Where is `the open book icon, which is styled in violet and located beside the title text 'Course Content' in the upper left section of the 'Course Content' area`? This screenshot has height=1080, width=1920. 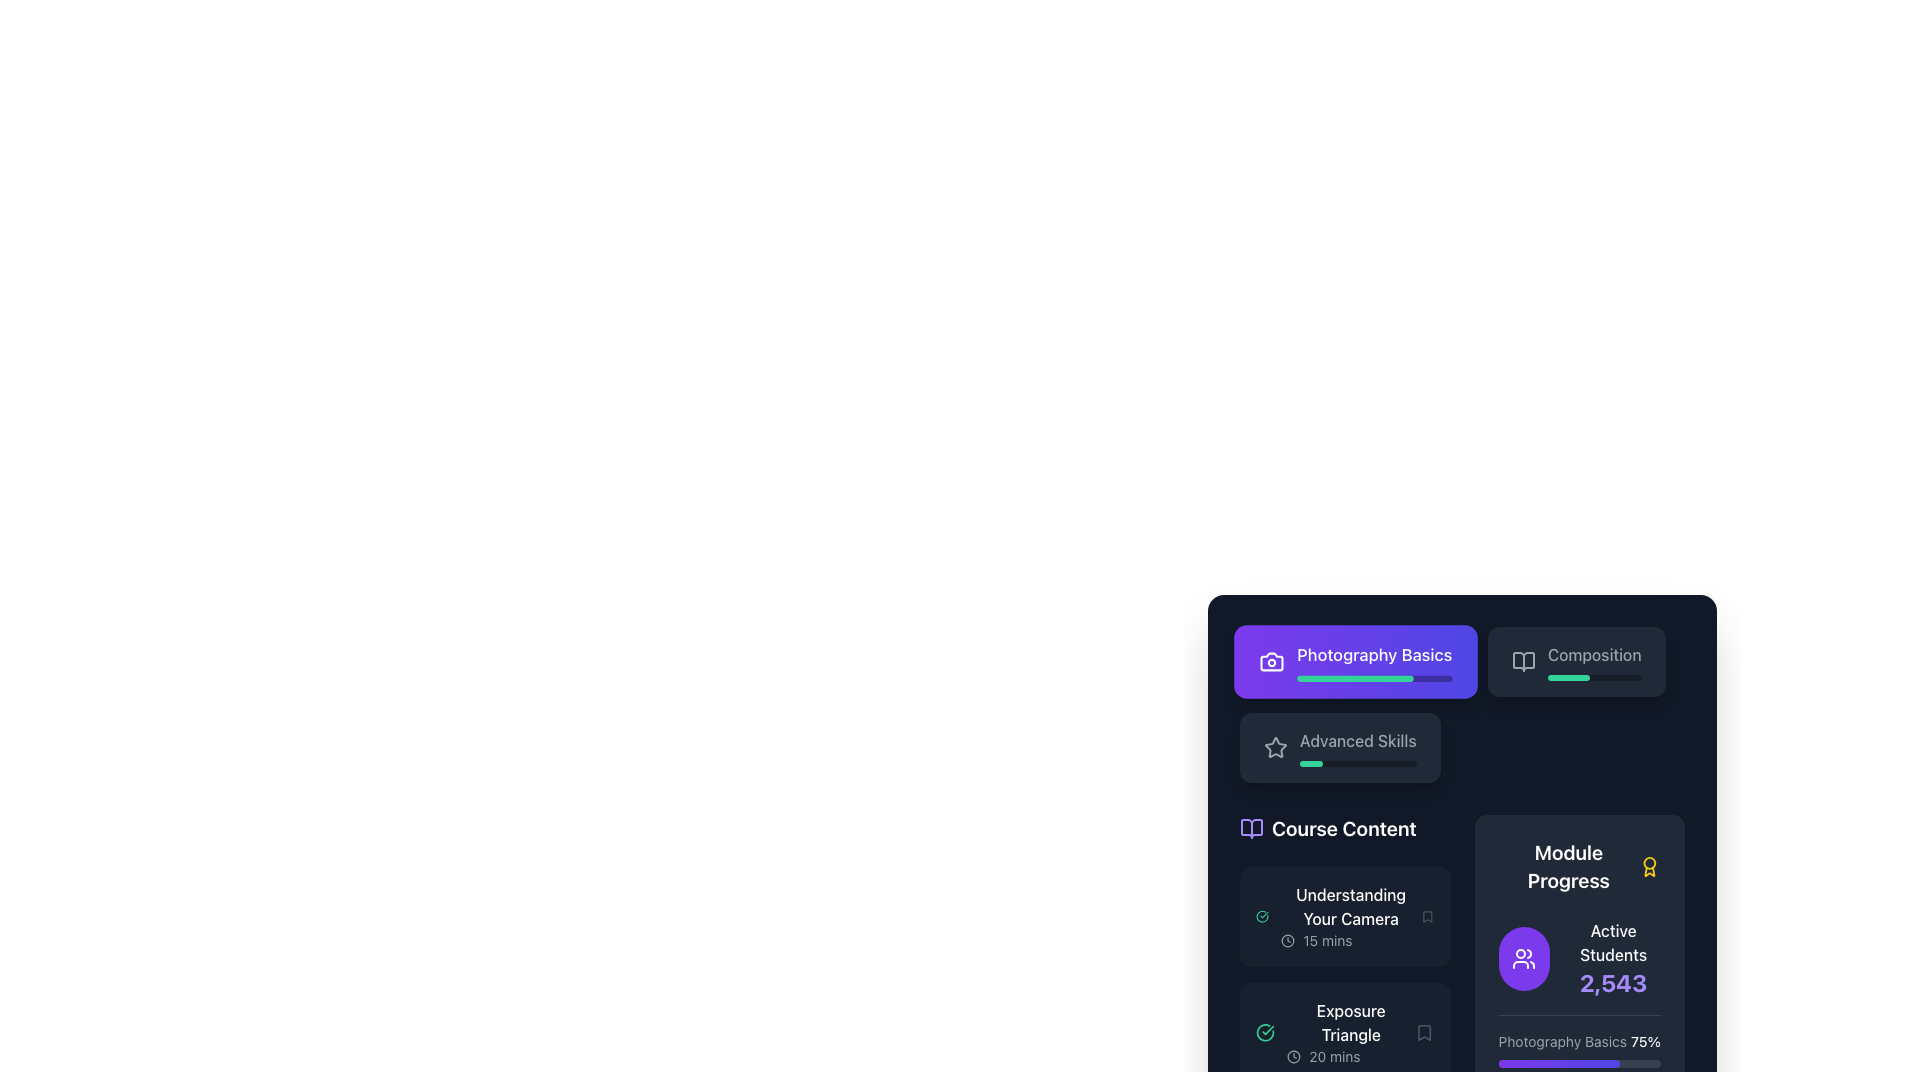 the open book icon, which is styled in violet and located beside the title text 'Course Content' in the upper left section of the 'Course Content' area is located at coordinates (1251, 829).